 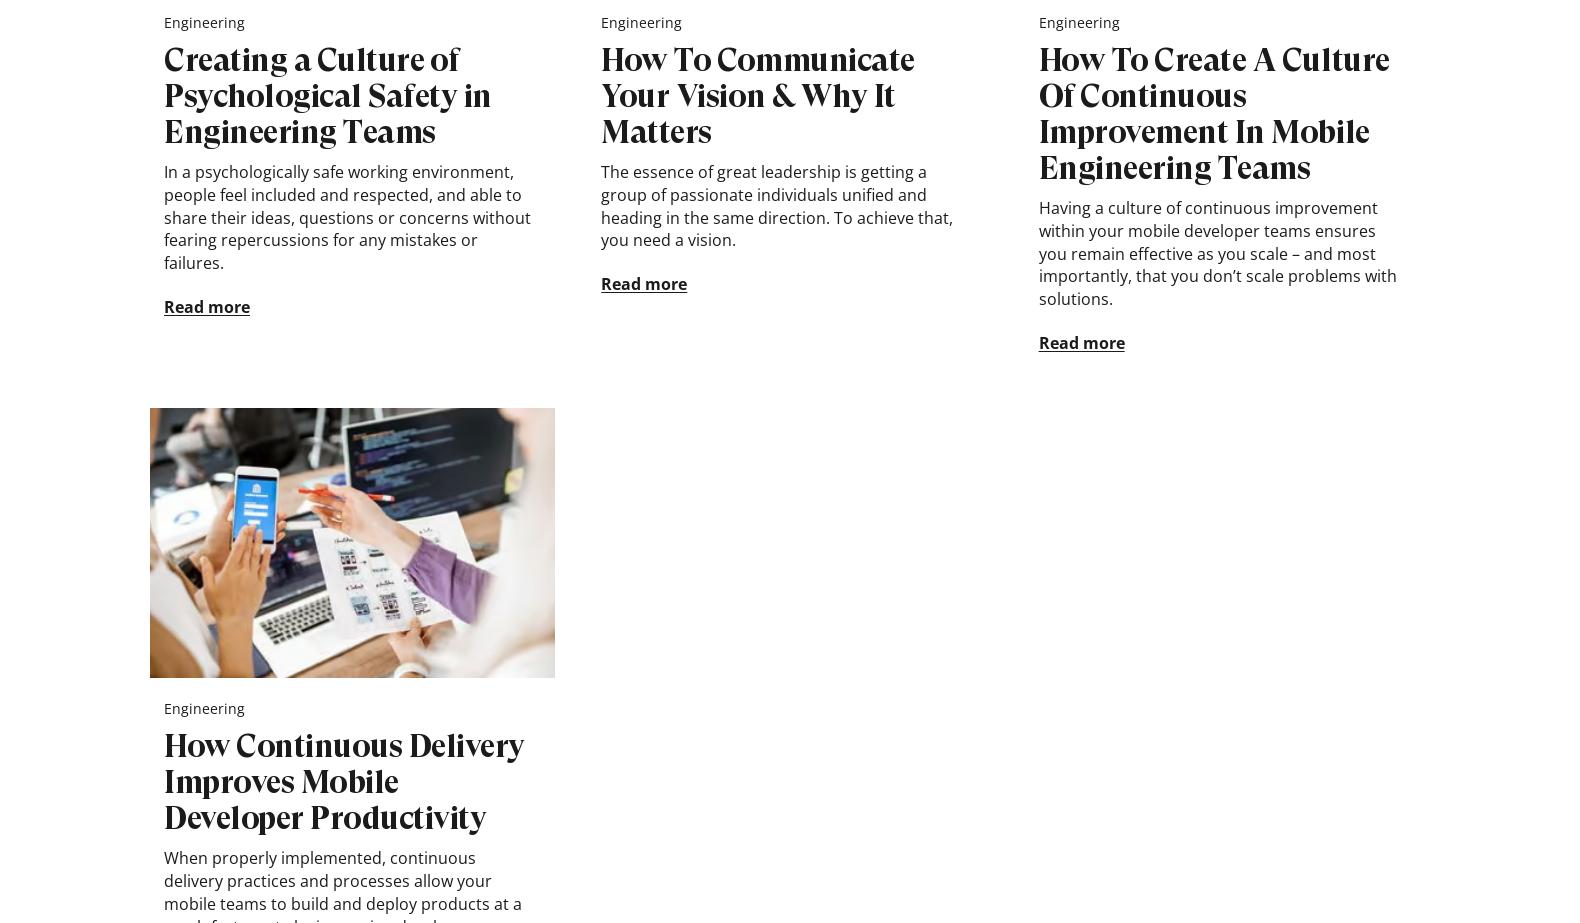 I want to click on 'Follow Novoda', so click(x=265, y=55).